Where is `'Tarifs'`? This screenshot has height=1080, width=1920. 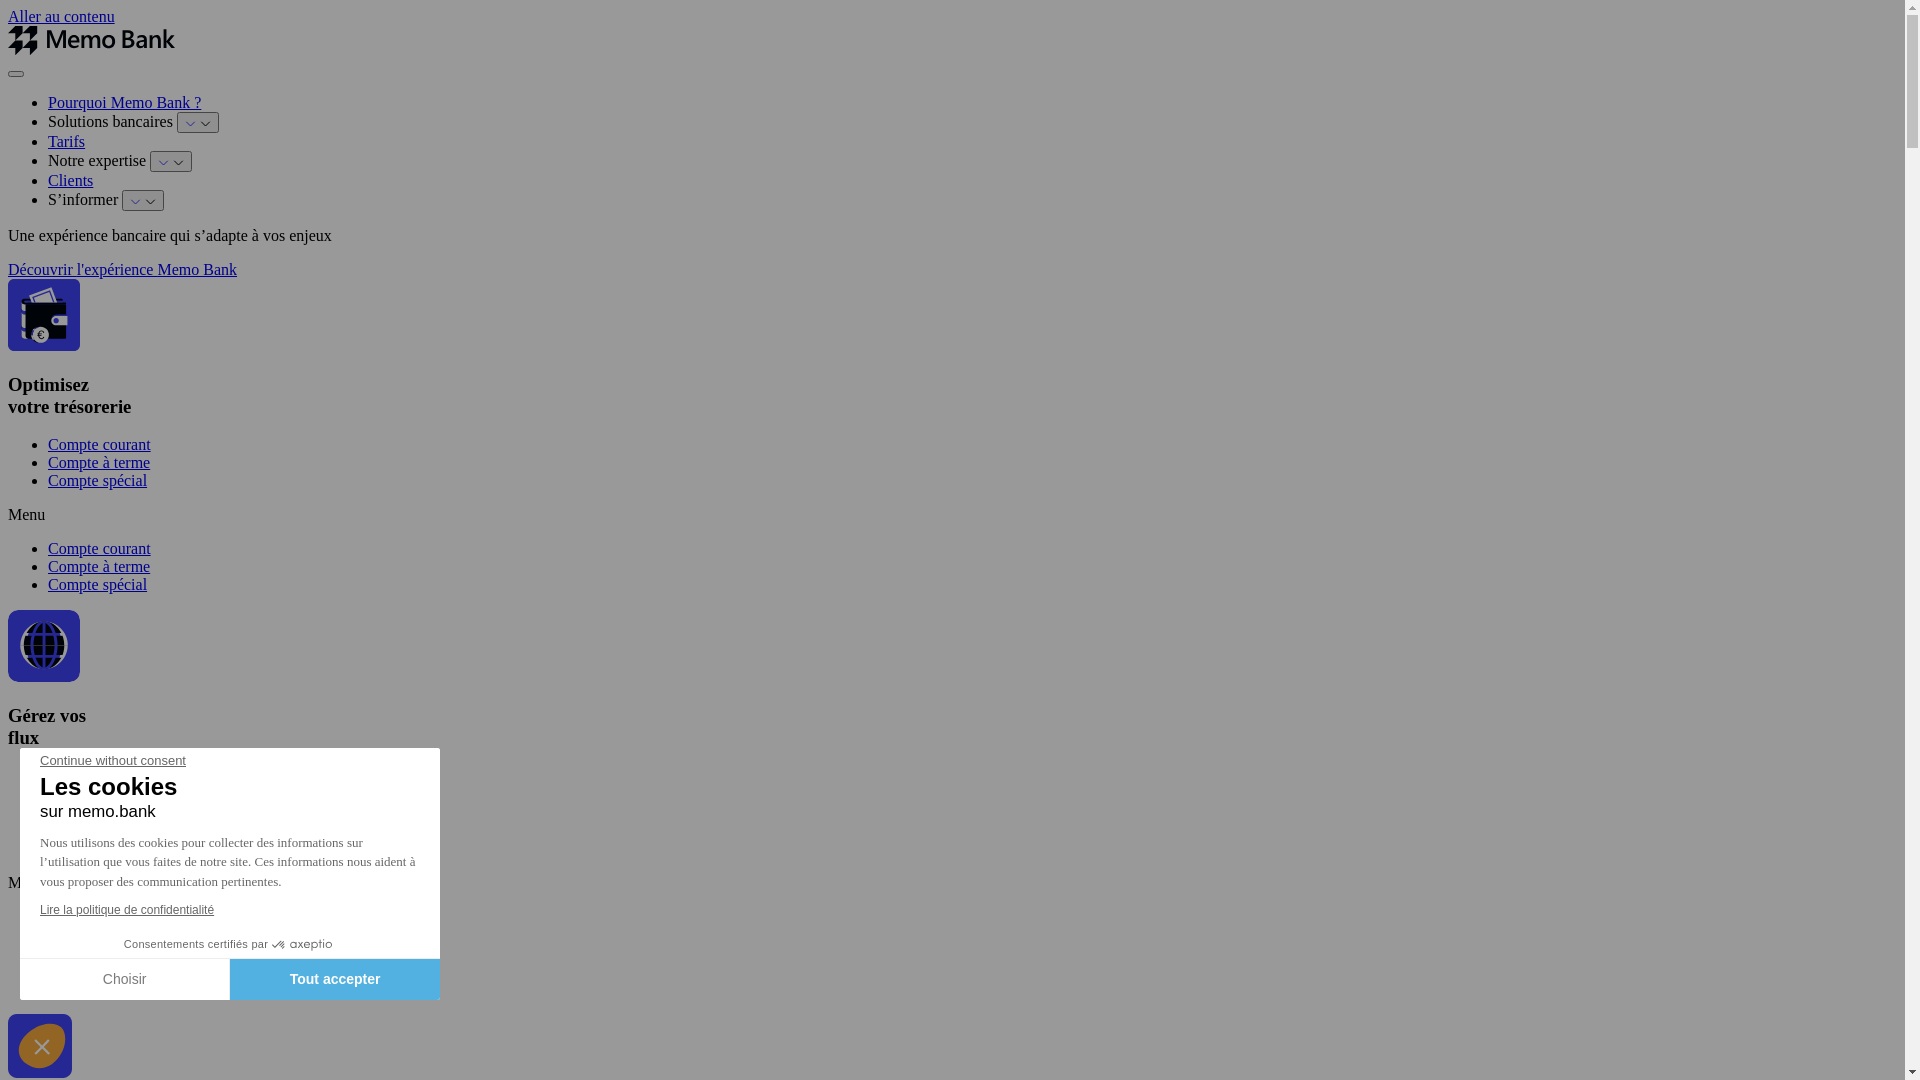 'Tarifs' is located at coordinates (66, 140).